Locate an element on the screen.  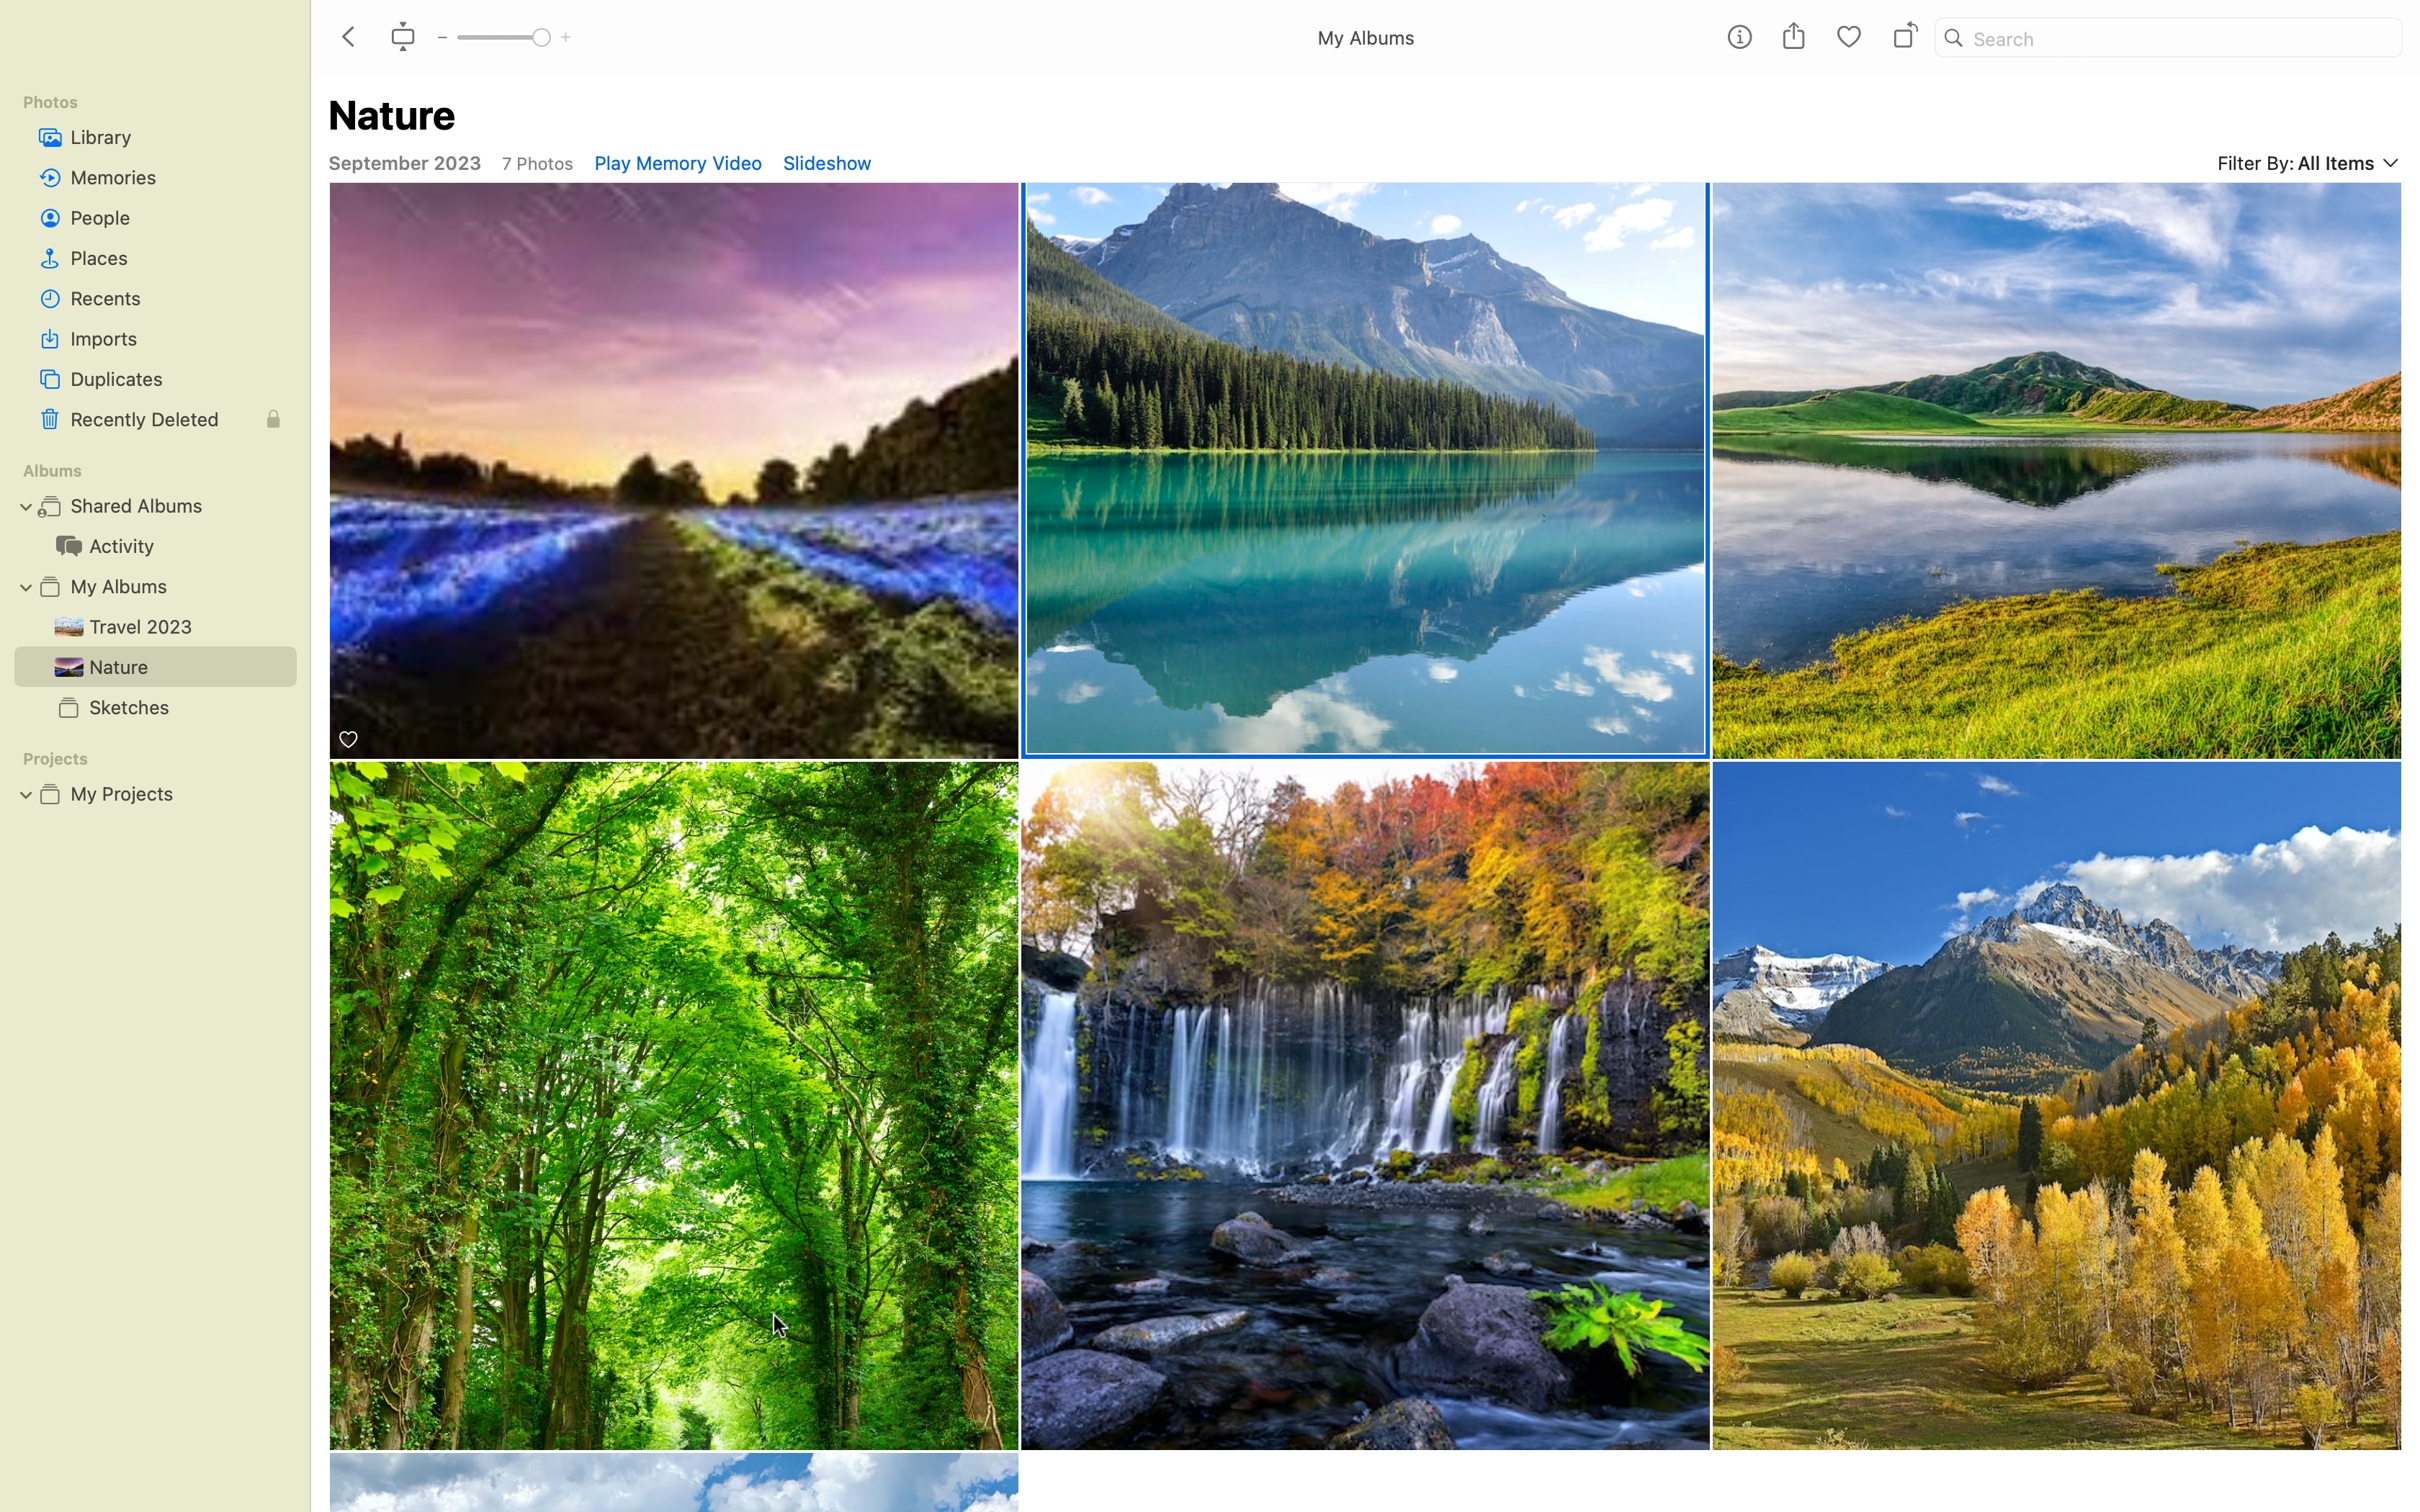
Scroll down to the top of the page is located at coordinates (4595580, 1781136).